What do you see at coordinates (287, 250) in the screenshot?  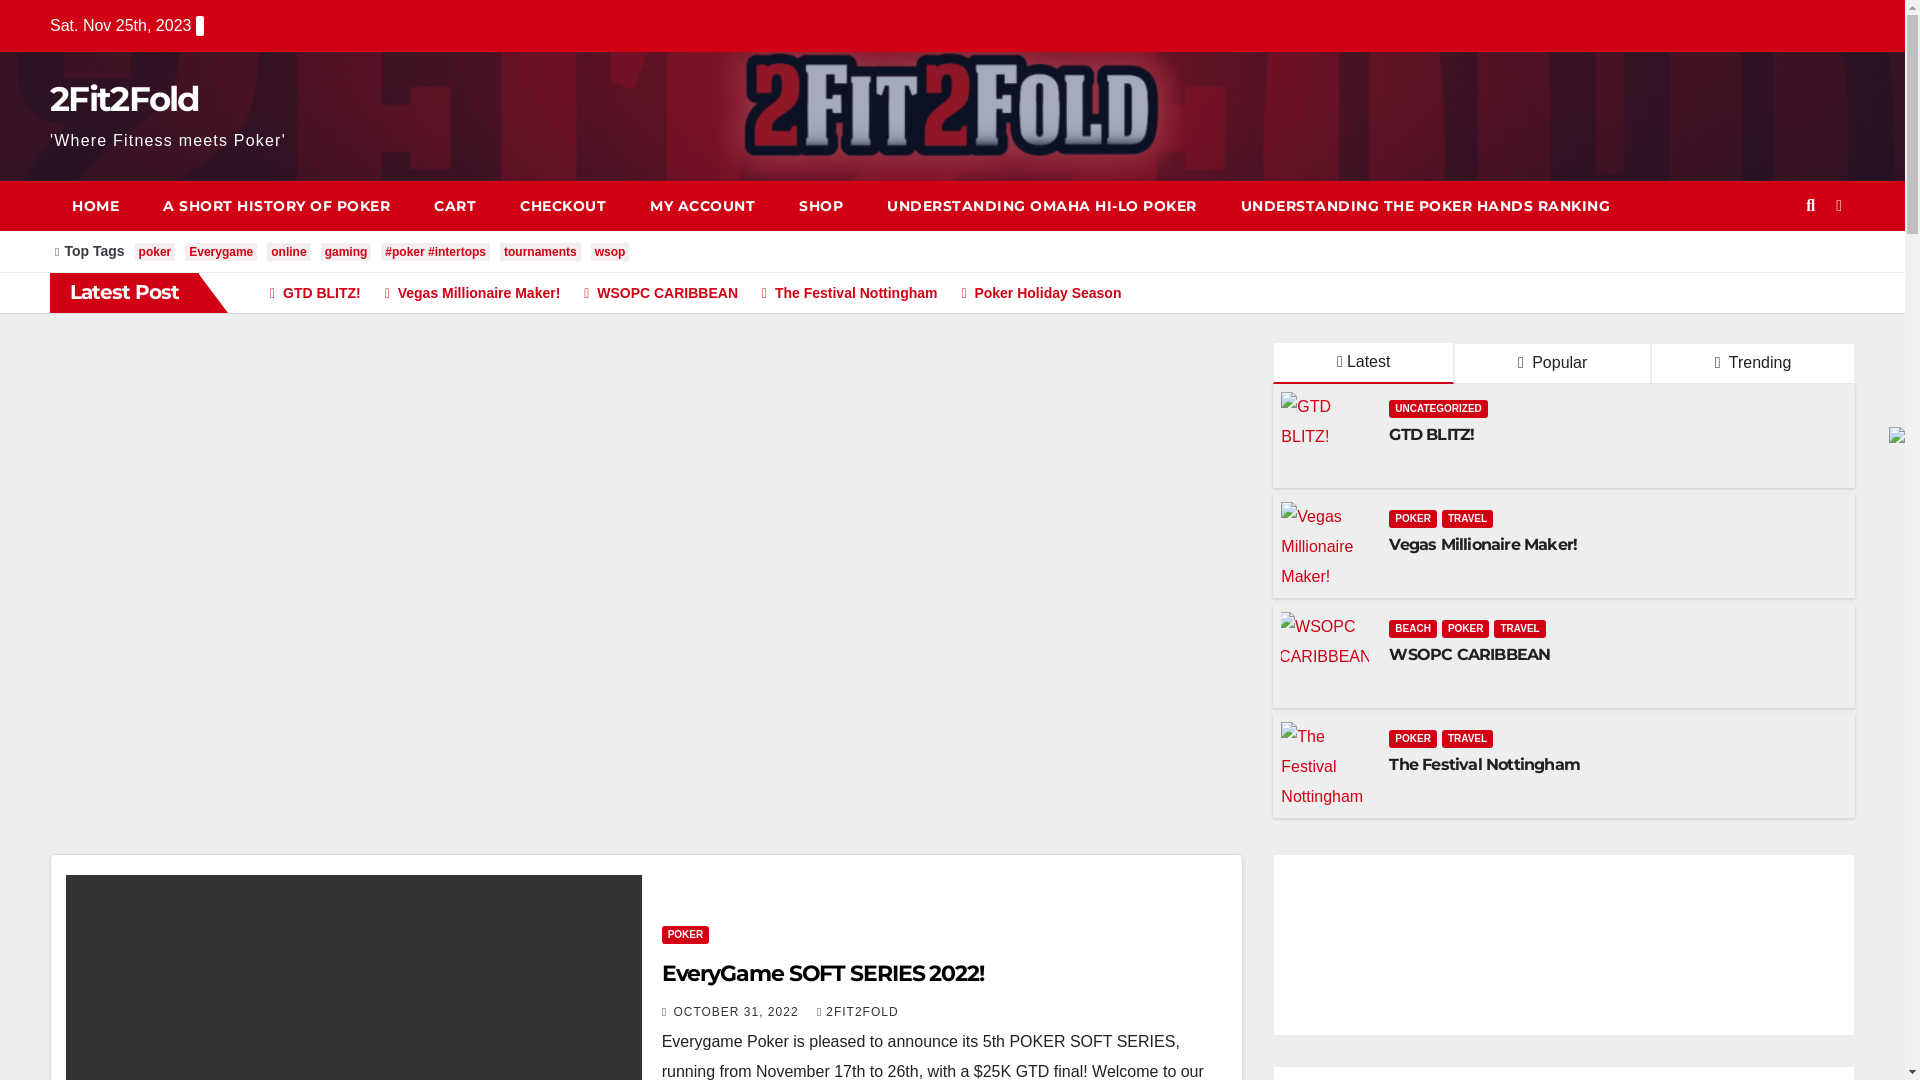 I see `'online'` at bounding box center [287, 250].